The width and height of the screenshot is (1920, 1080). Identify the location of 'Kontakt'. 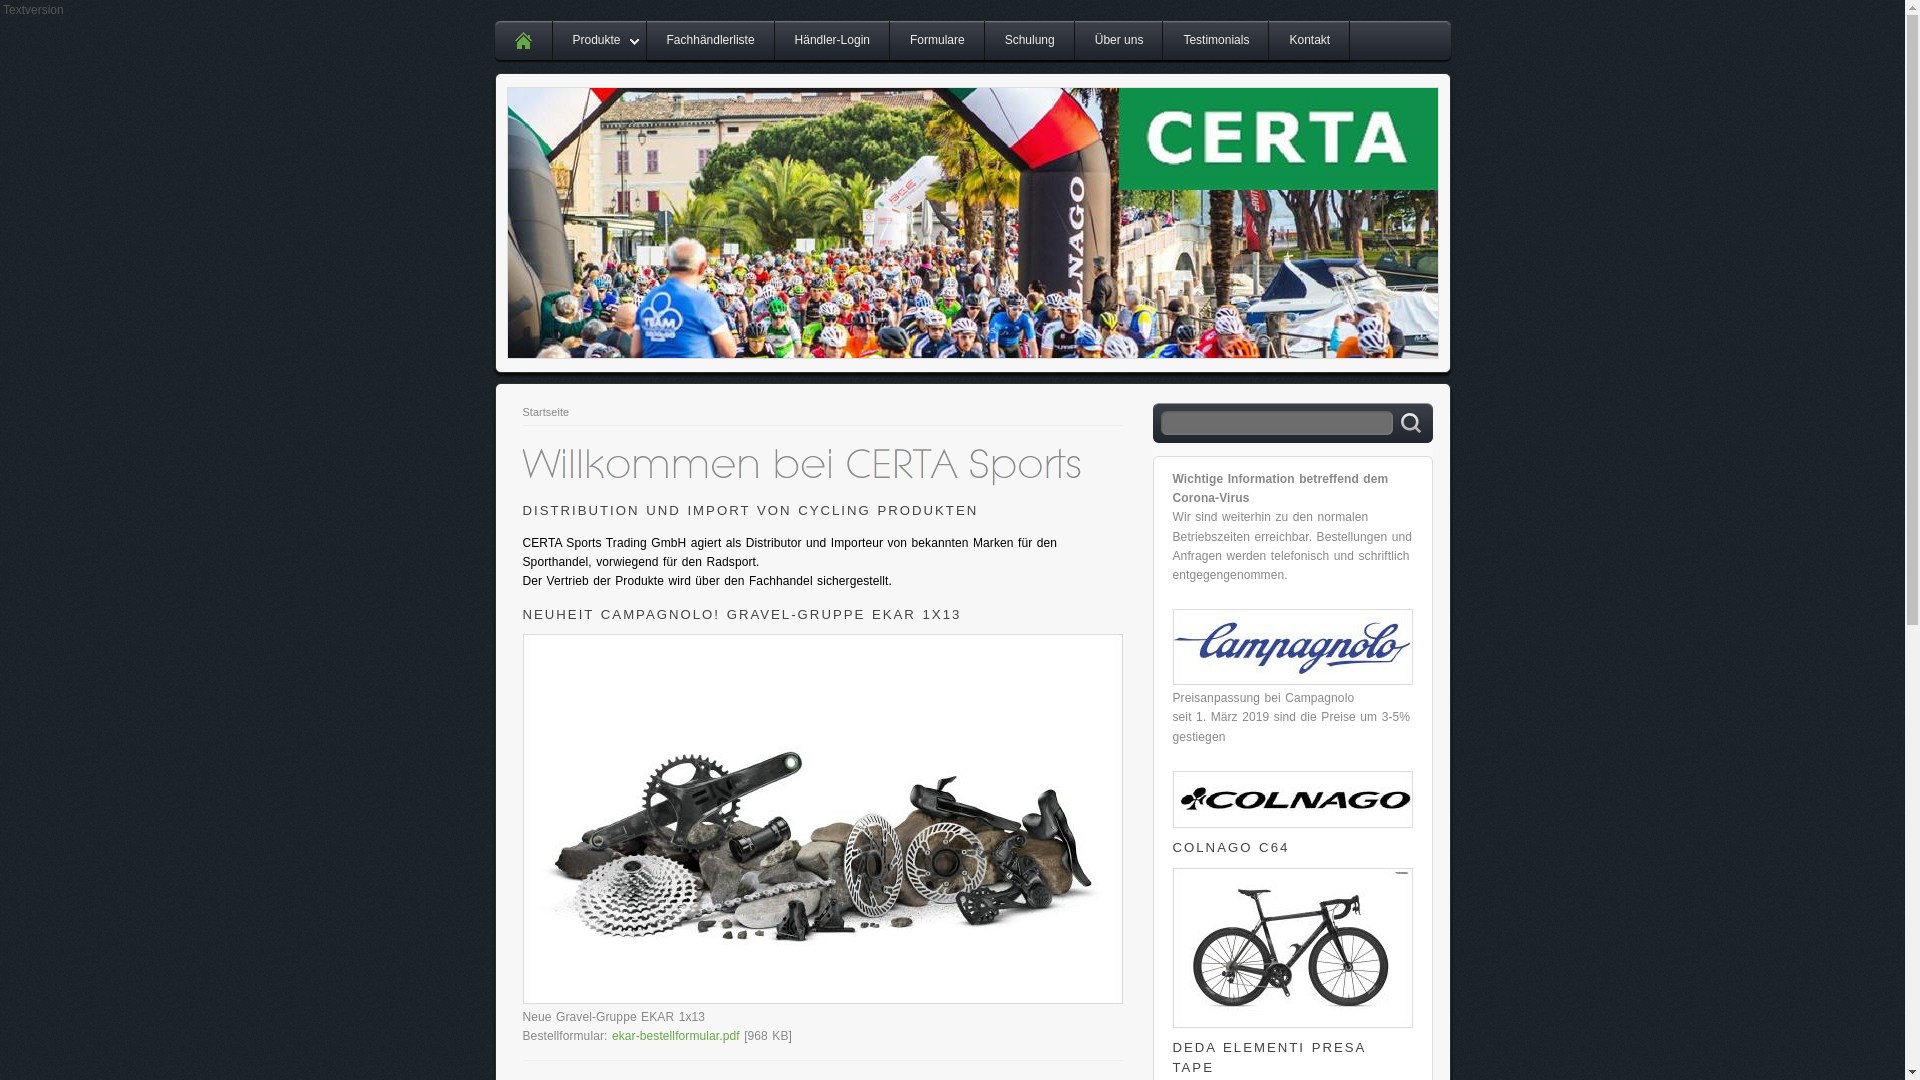
(1309, 41).